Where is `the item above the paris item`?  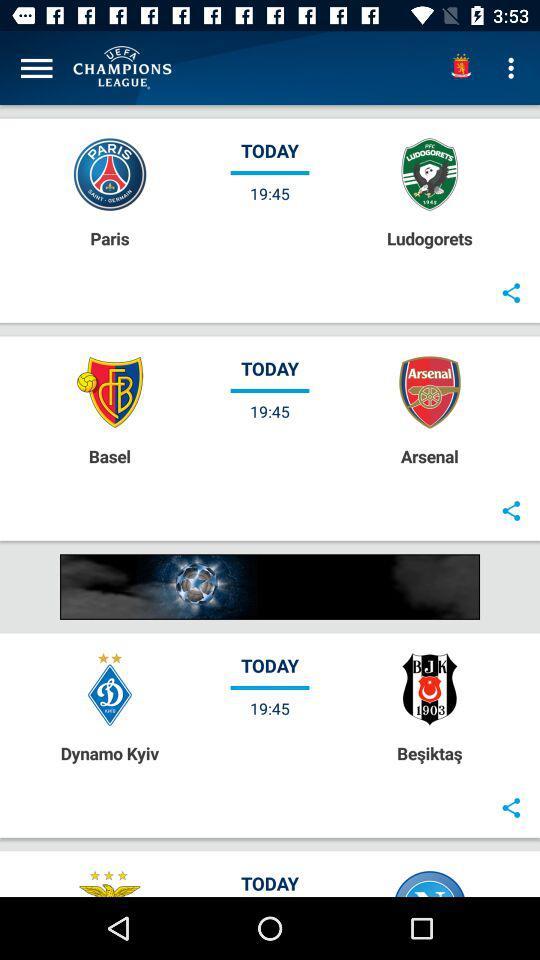 the item above the paris item is located at coordinates (36, 68).